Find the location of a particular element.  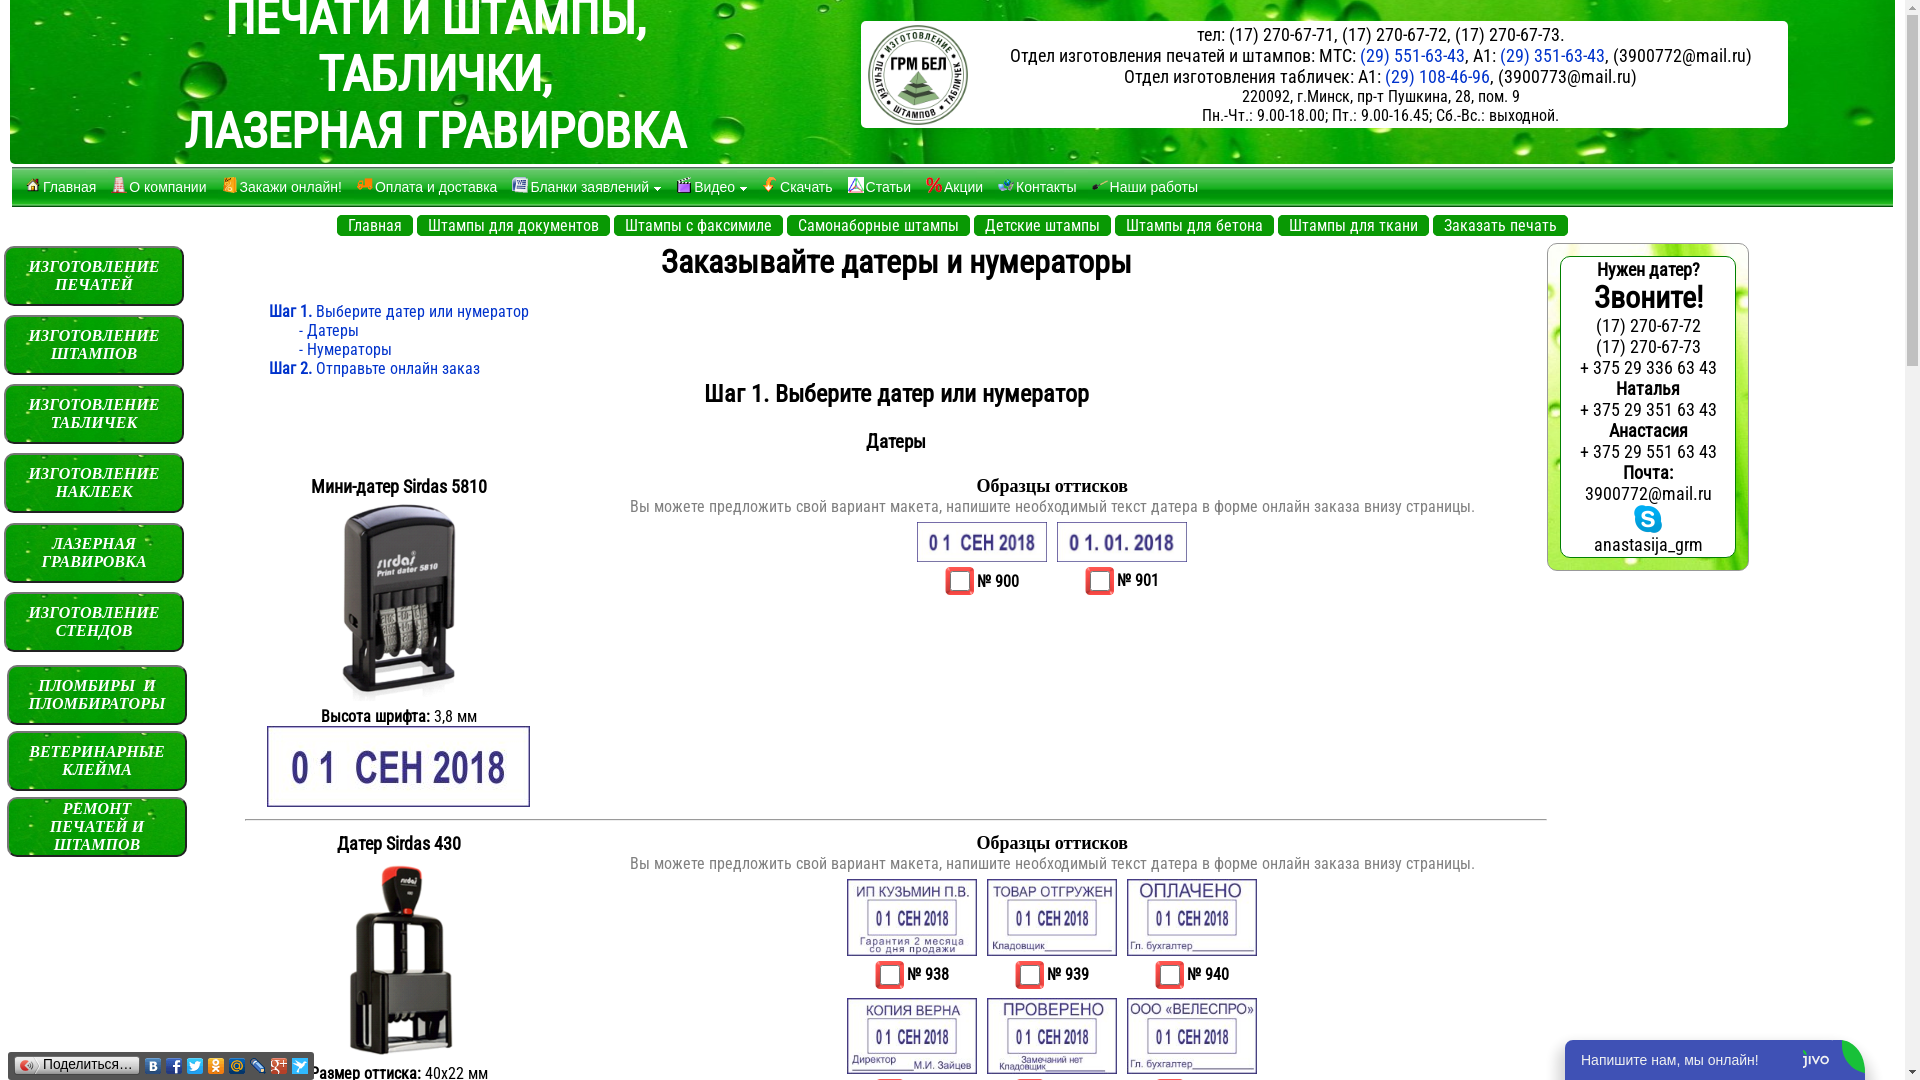

'Facebook' is located at coordinates (163, 1064).